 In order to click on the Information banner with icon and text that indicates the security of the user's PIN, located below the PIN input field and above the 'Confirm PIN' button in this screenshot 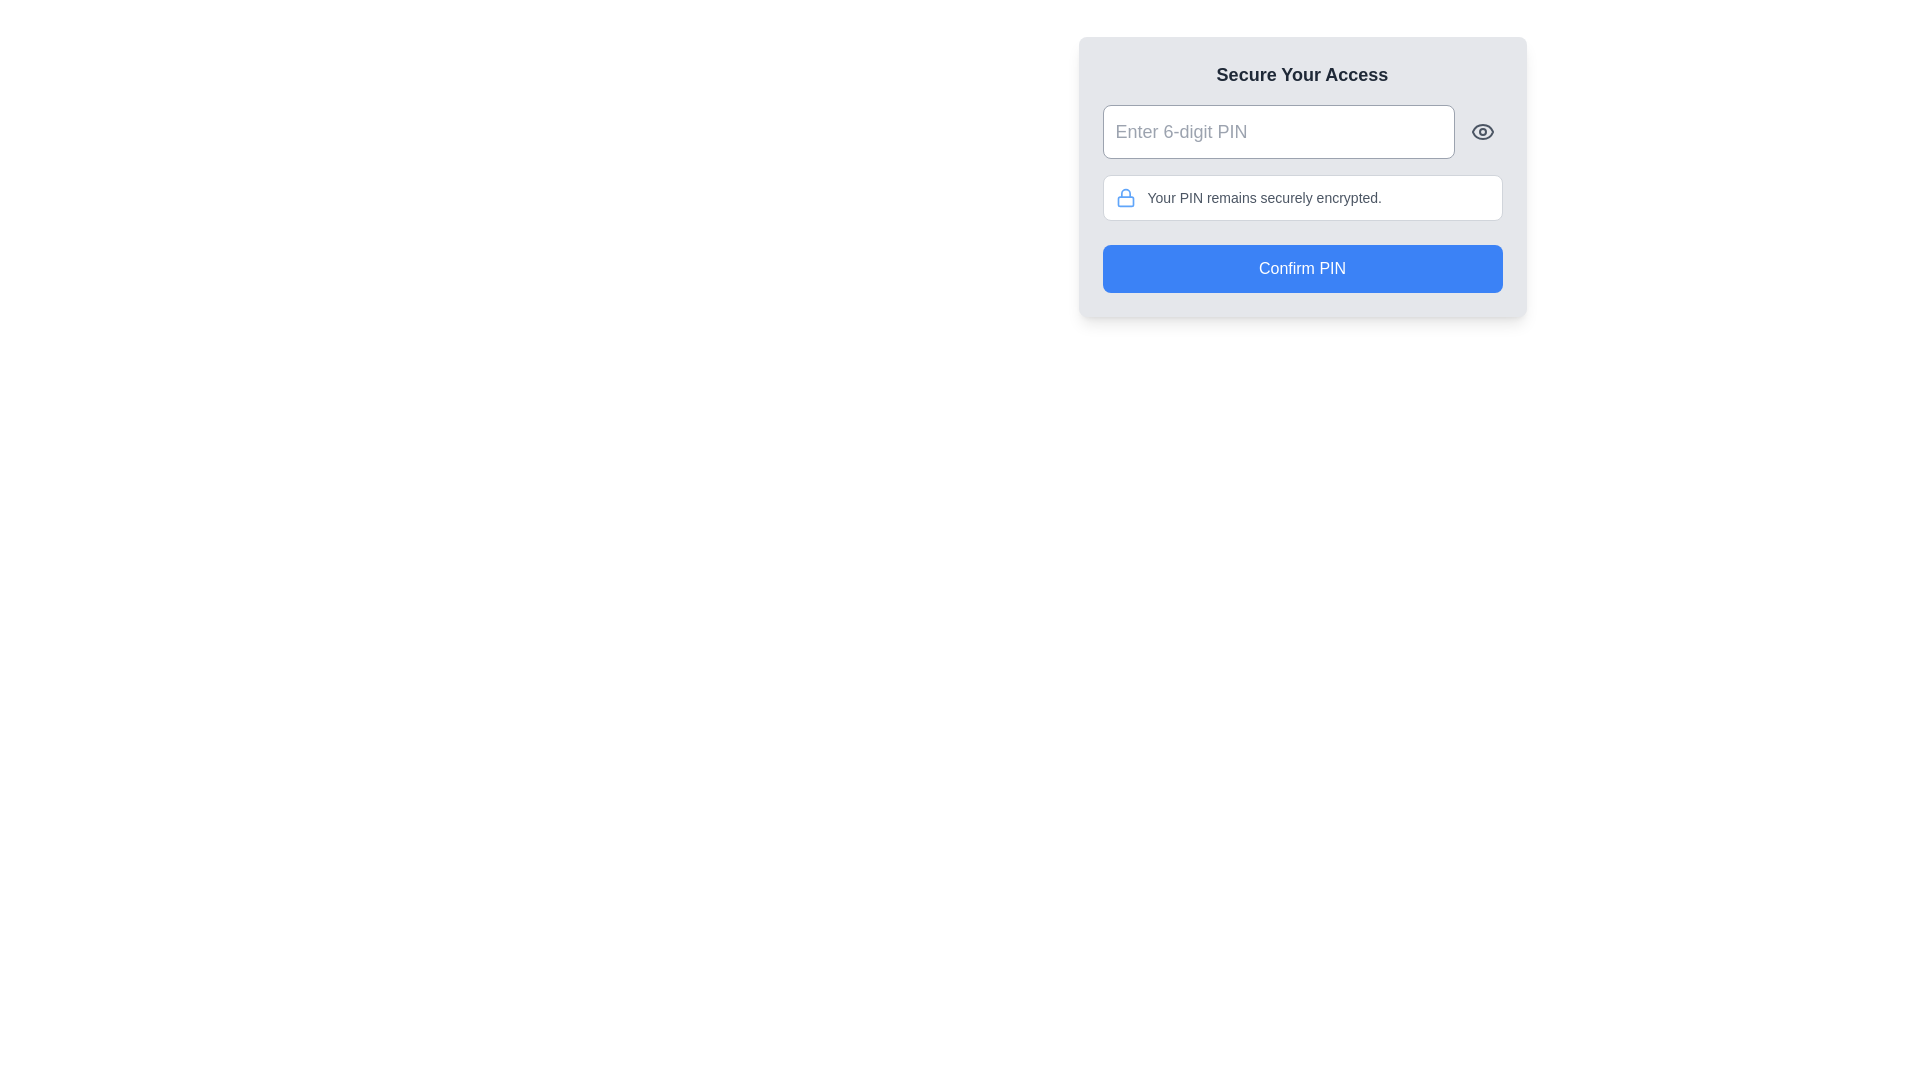, I will do `click(1302, 197)`.